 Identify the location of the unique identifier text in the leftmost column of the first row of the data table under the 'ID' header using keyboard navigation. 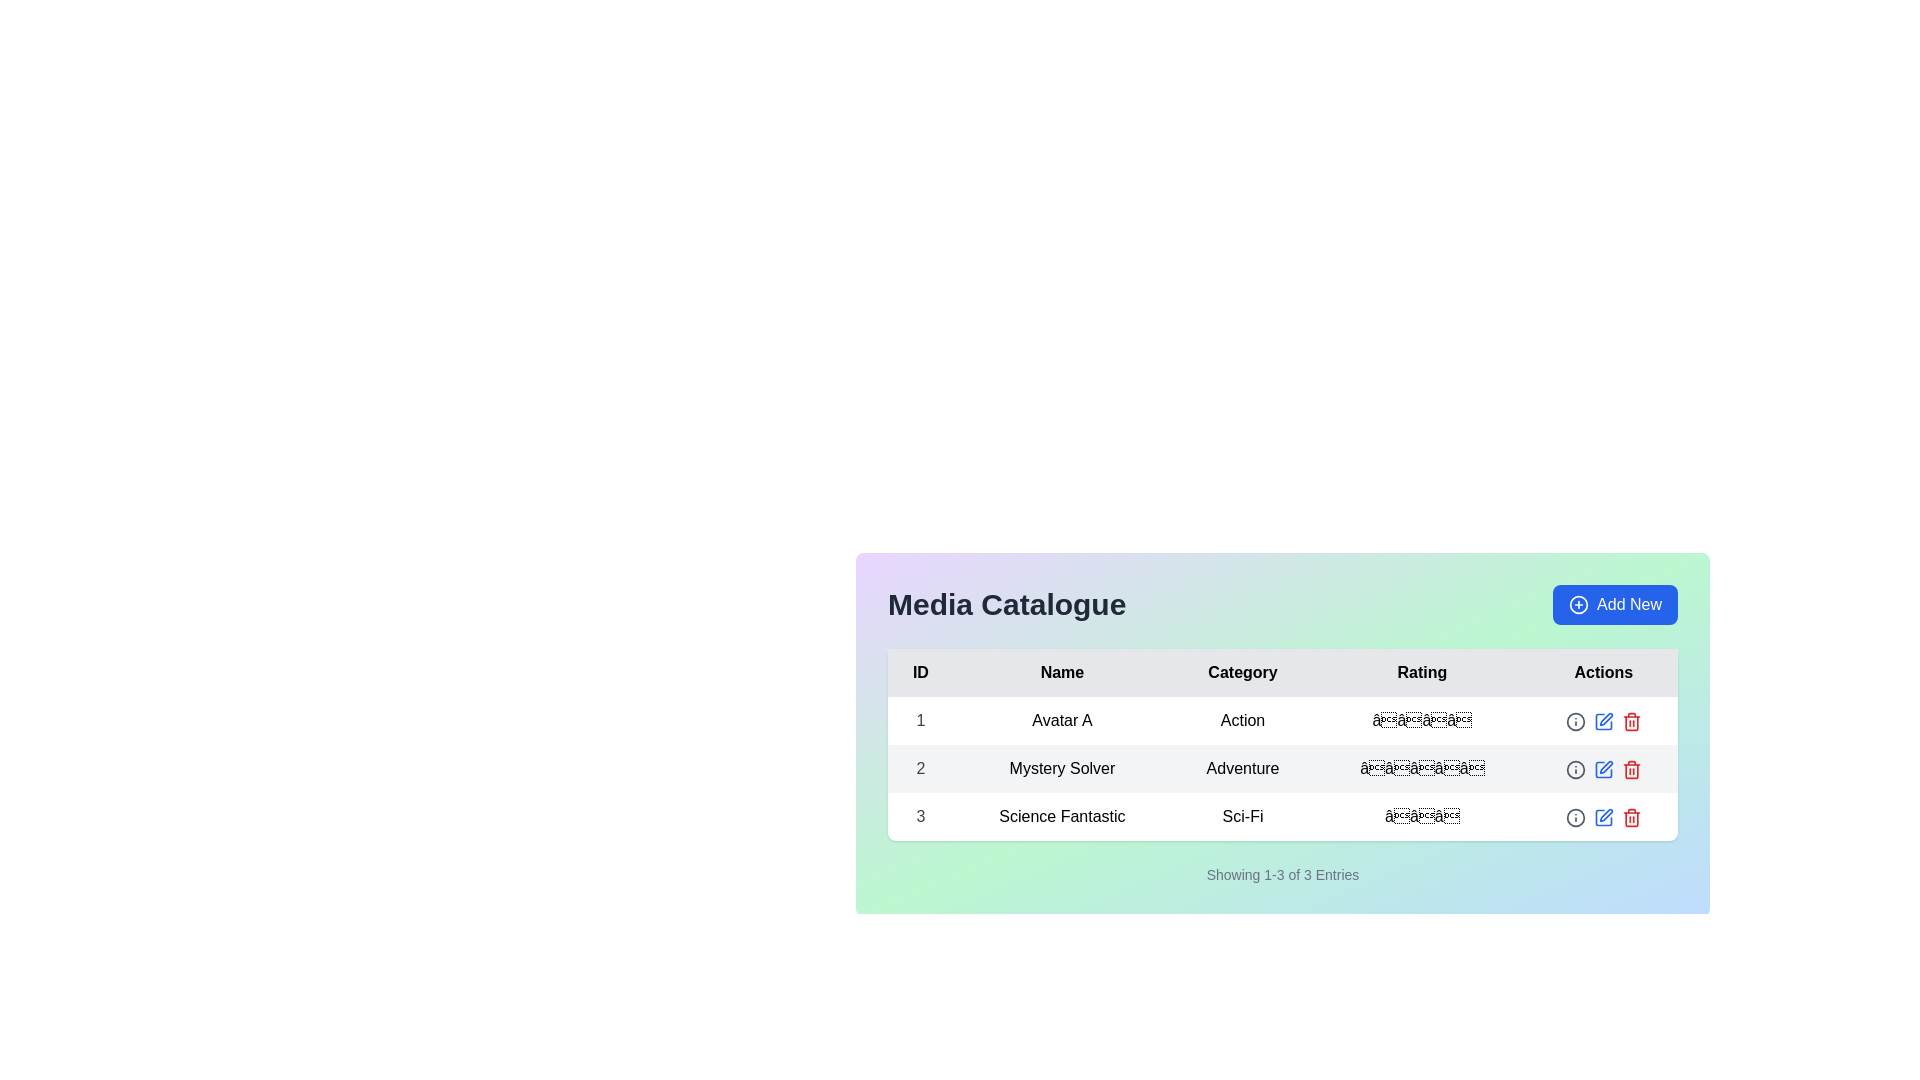
(920, 721).